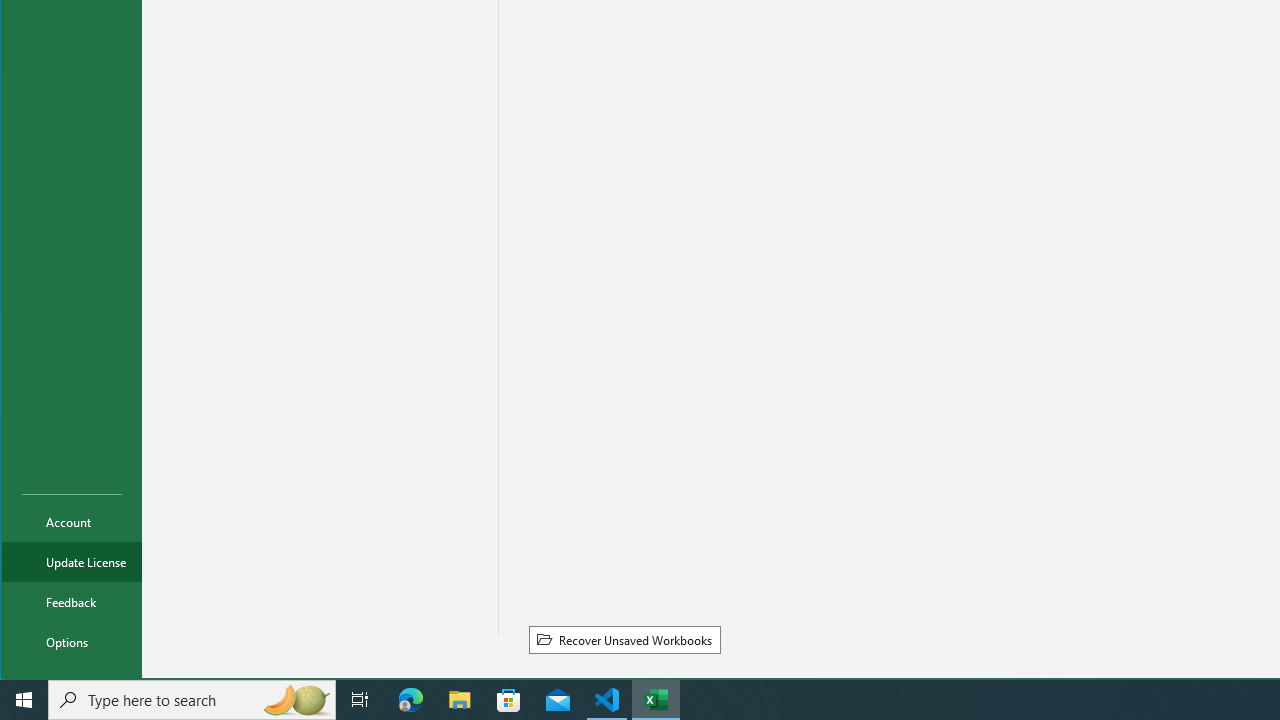  I want to click on 'Microsoft Edge', so click(410, 698).